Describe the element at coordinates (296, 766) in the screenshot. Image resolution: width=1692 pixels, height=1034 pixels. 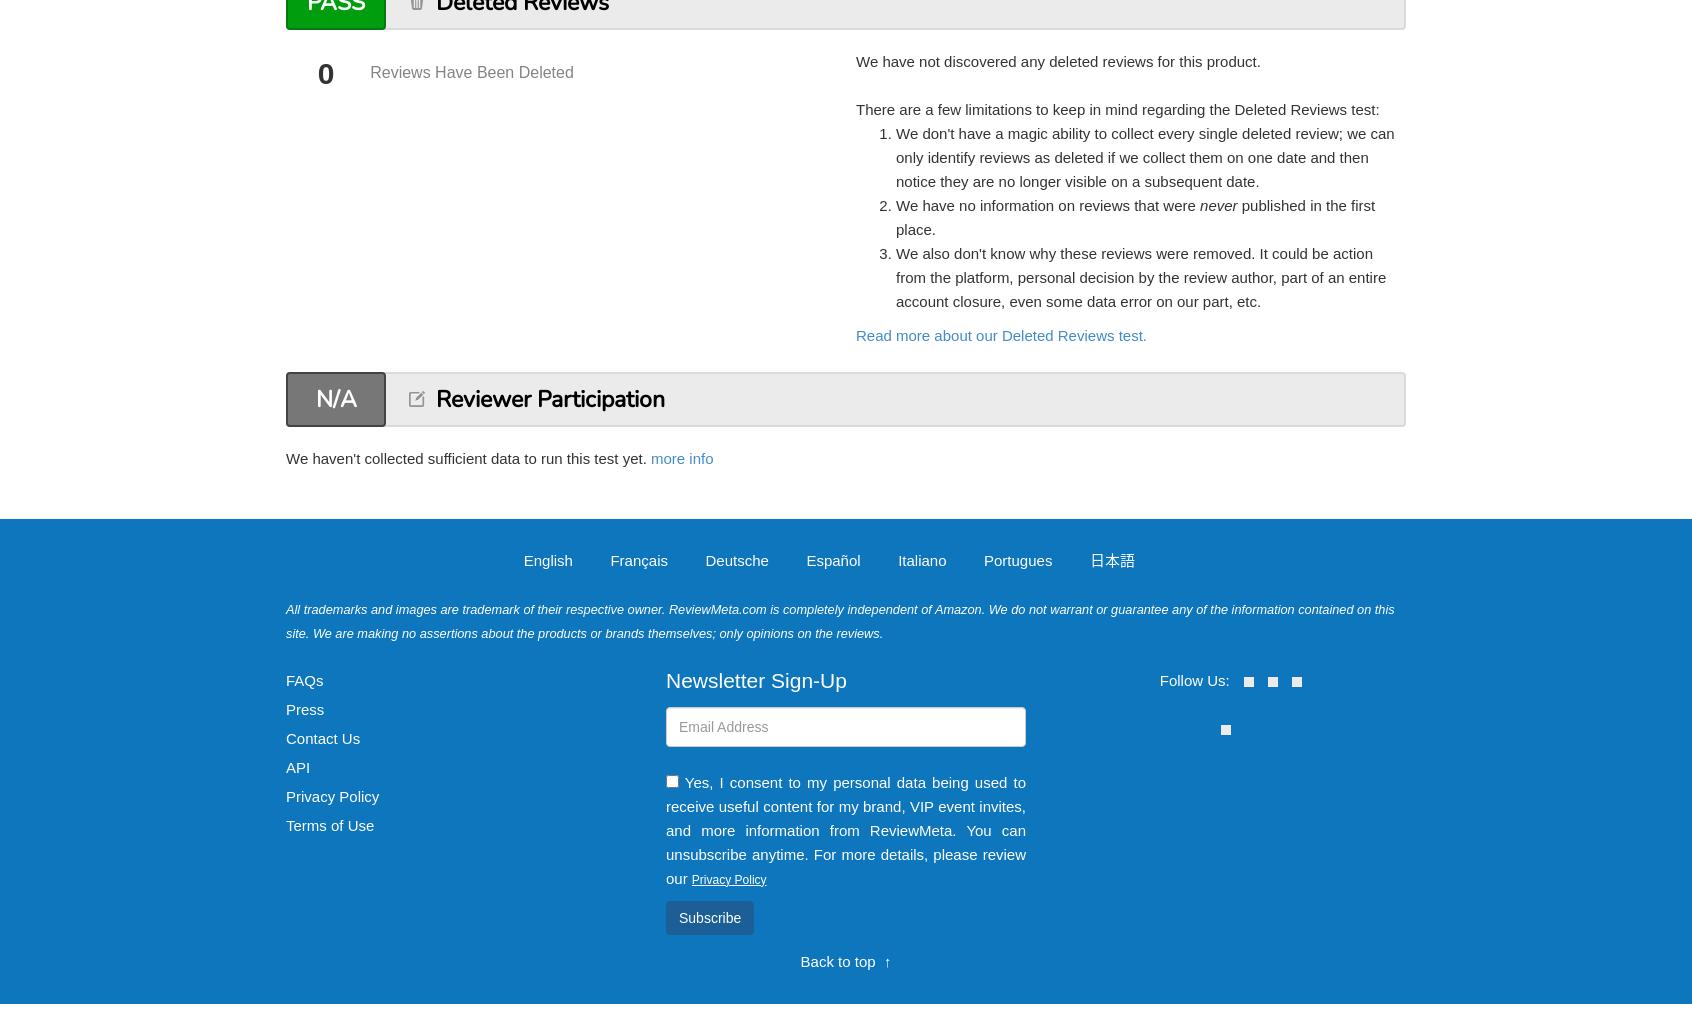
I see `'API'` at that location.